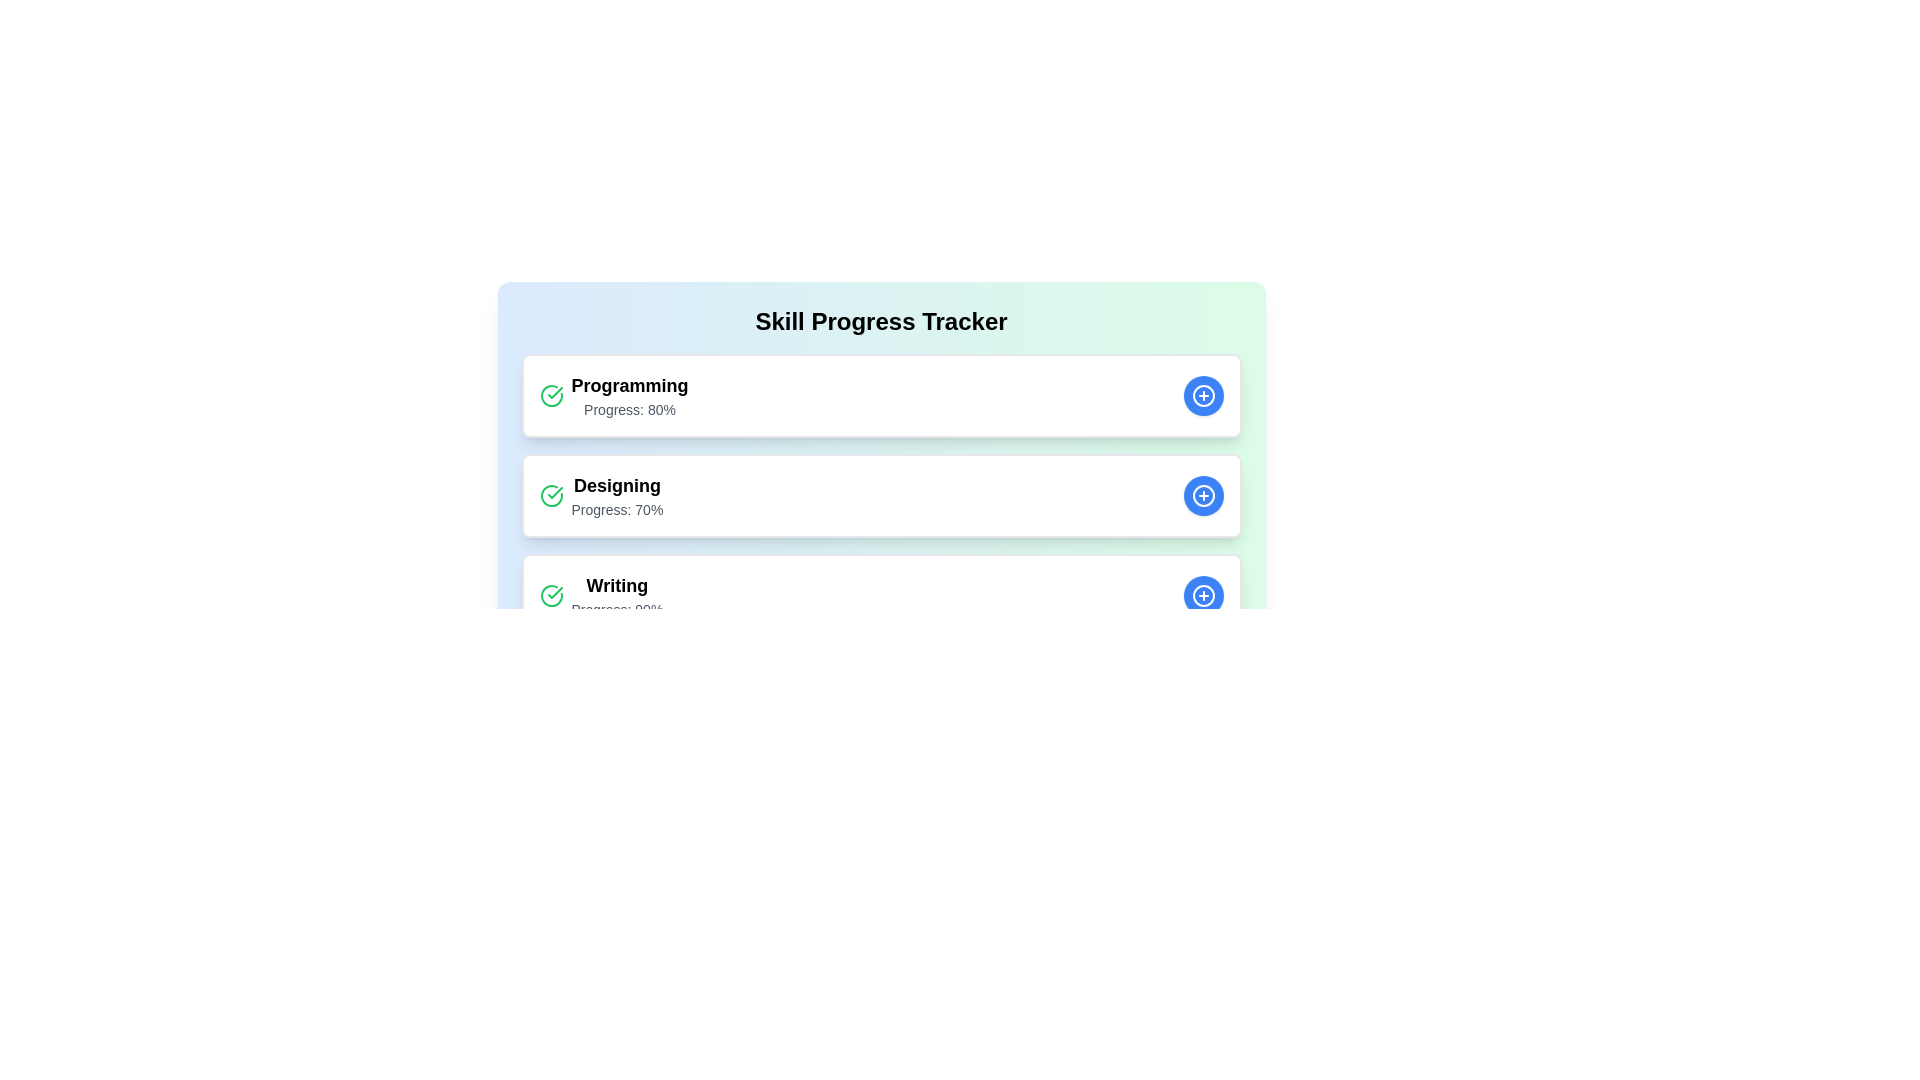 The height and width of the screenshot is (1080, 1920). What do you see at coordinates (880, 320) in the screenshot?
I see `the header text 'Skill Progress Tracker'` at bounding box center [880, 320].